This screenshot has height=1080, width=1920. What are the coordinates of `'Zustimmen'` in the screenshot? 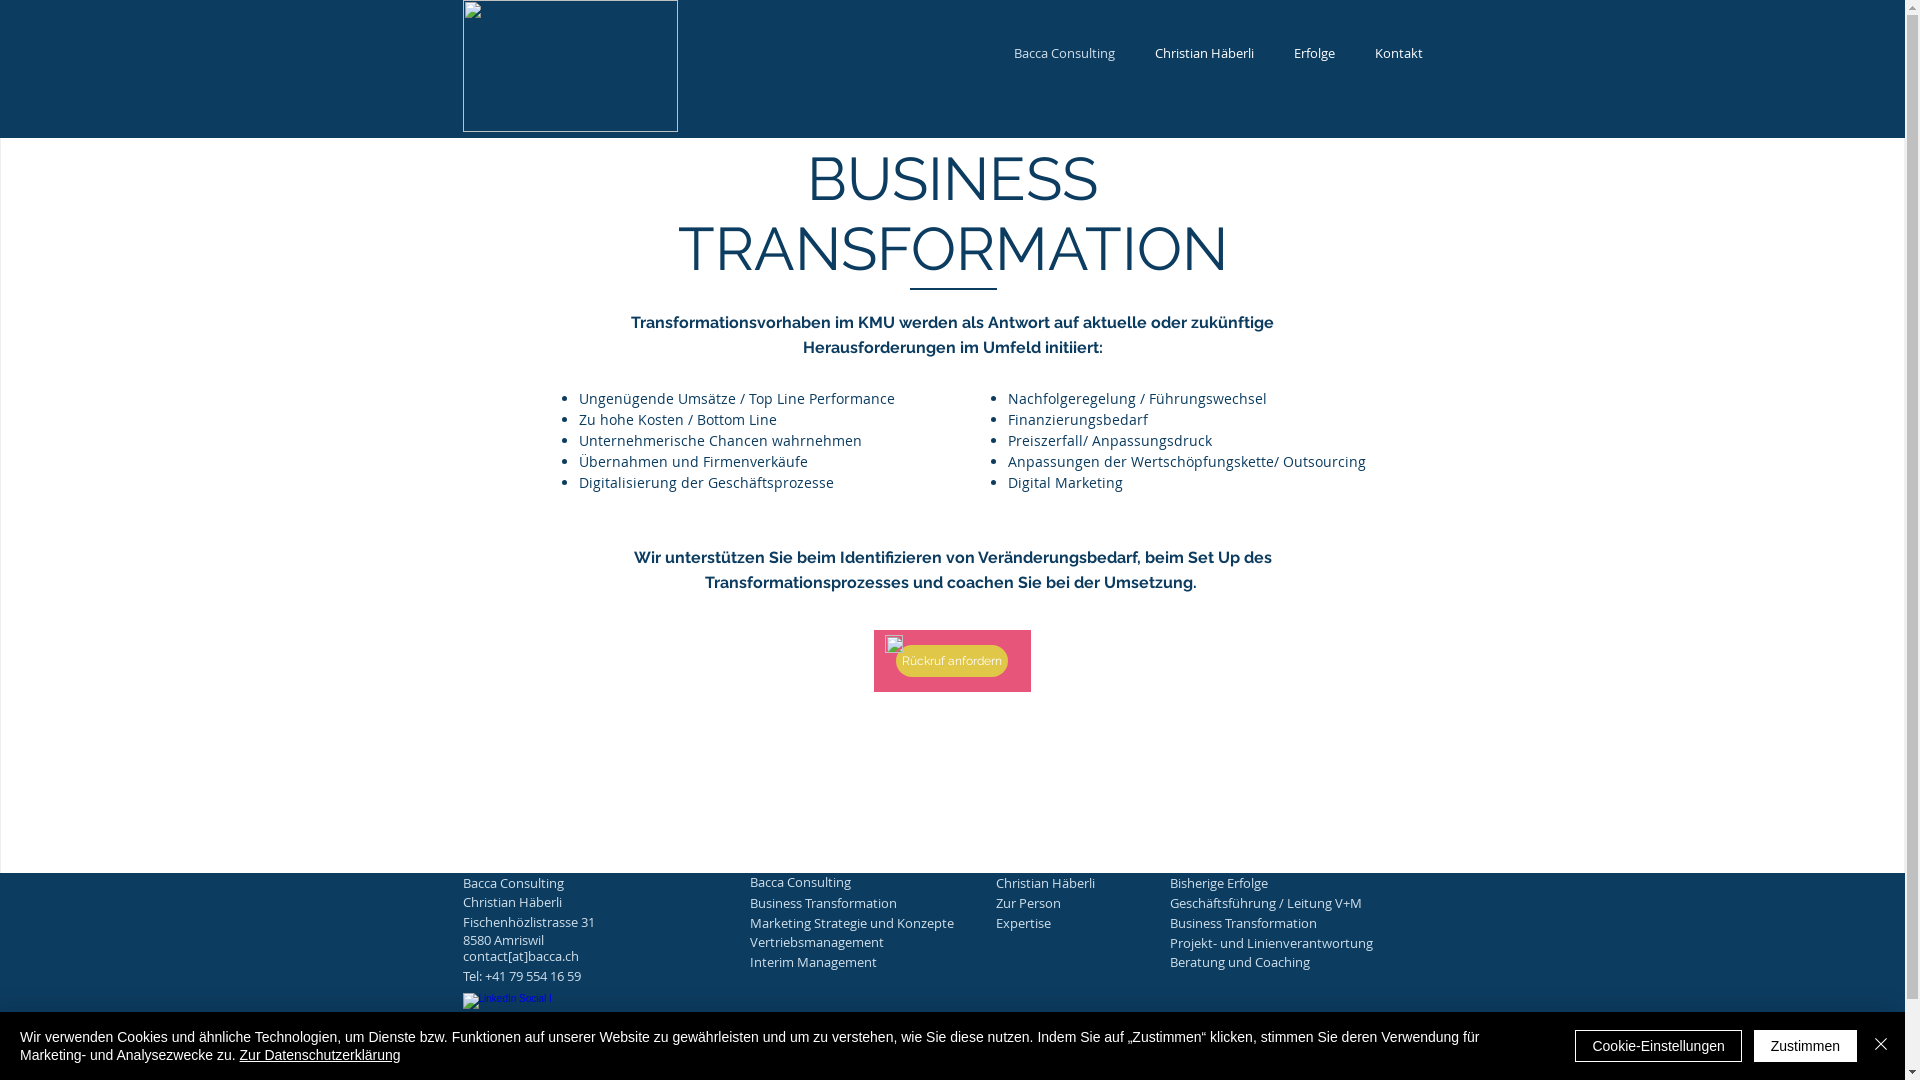 It's located at (1805, 1044).